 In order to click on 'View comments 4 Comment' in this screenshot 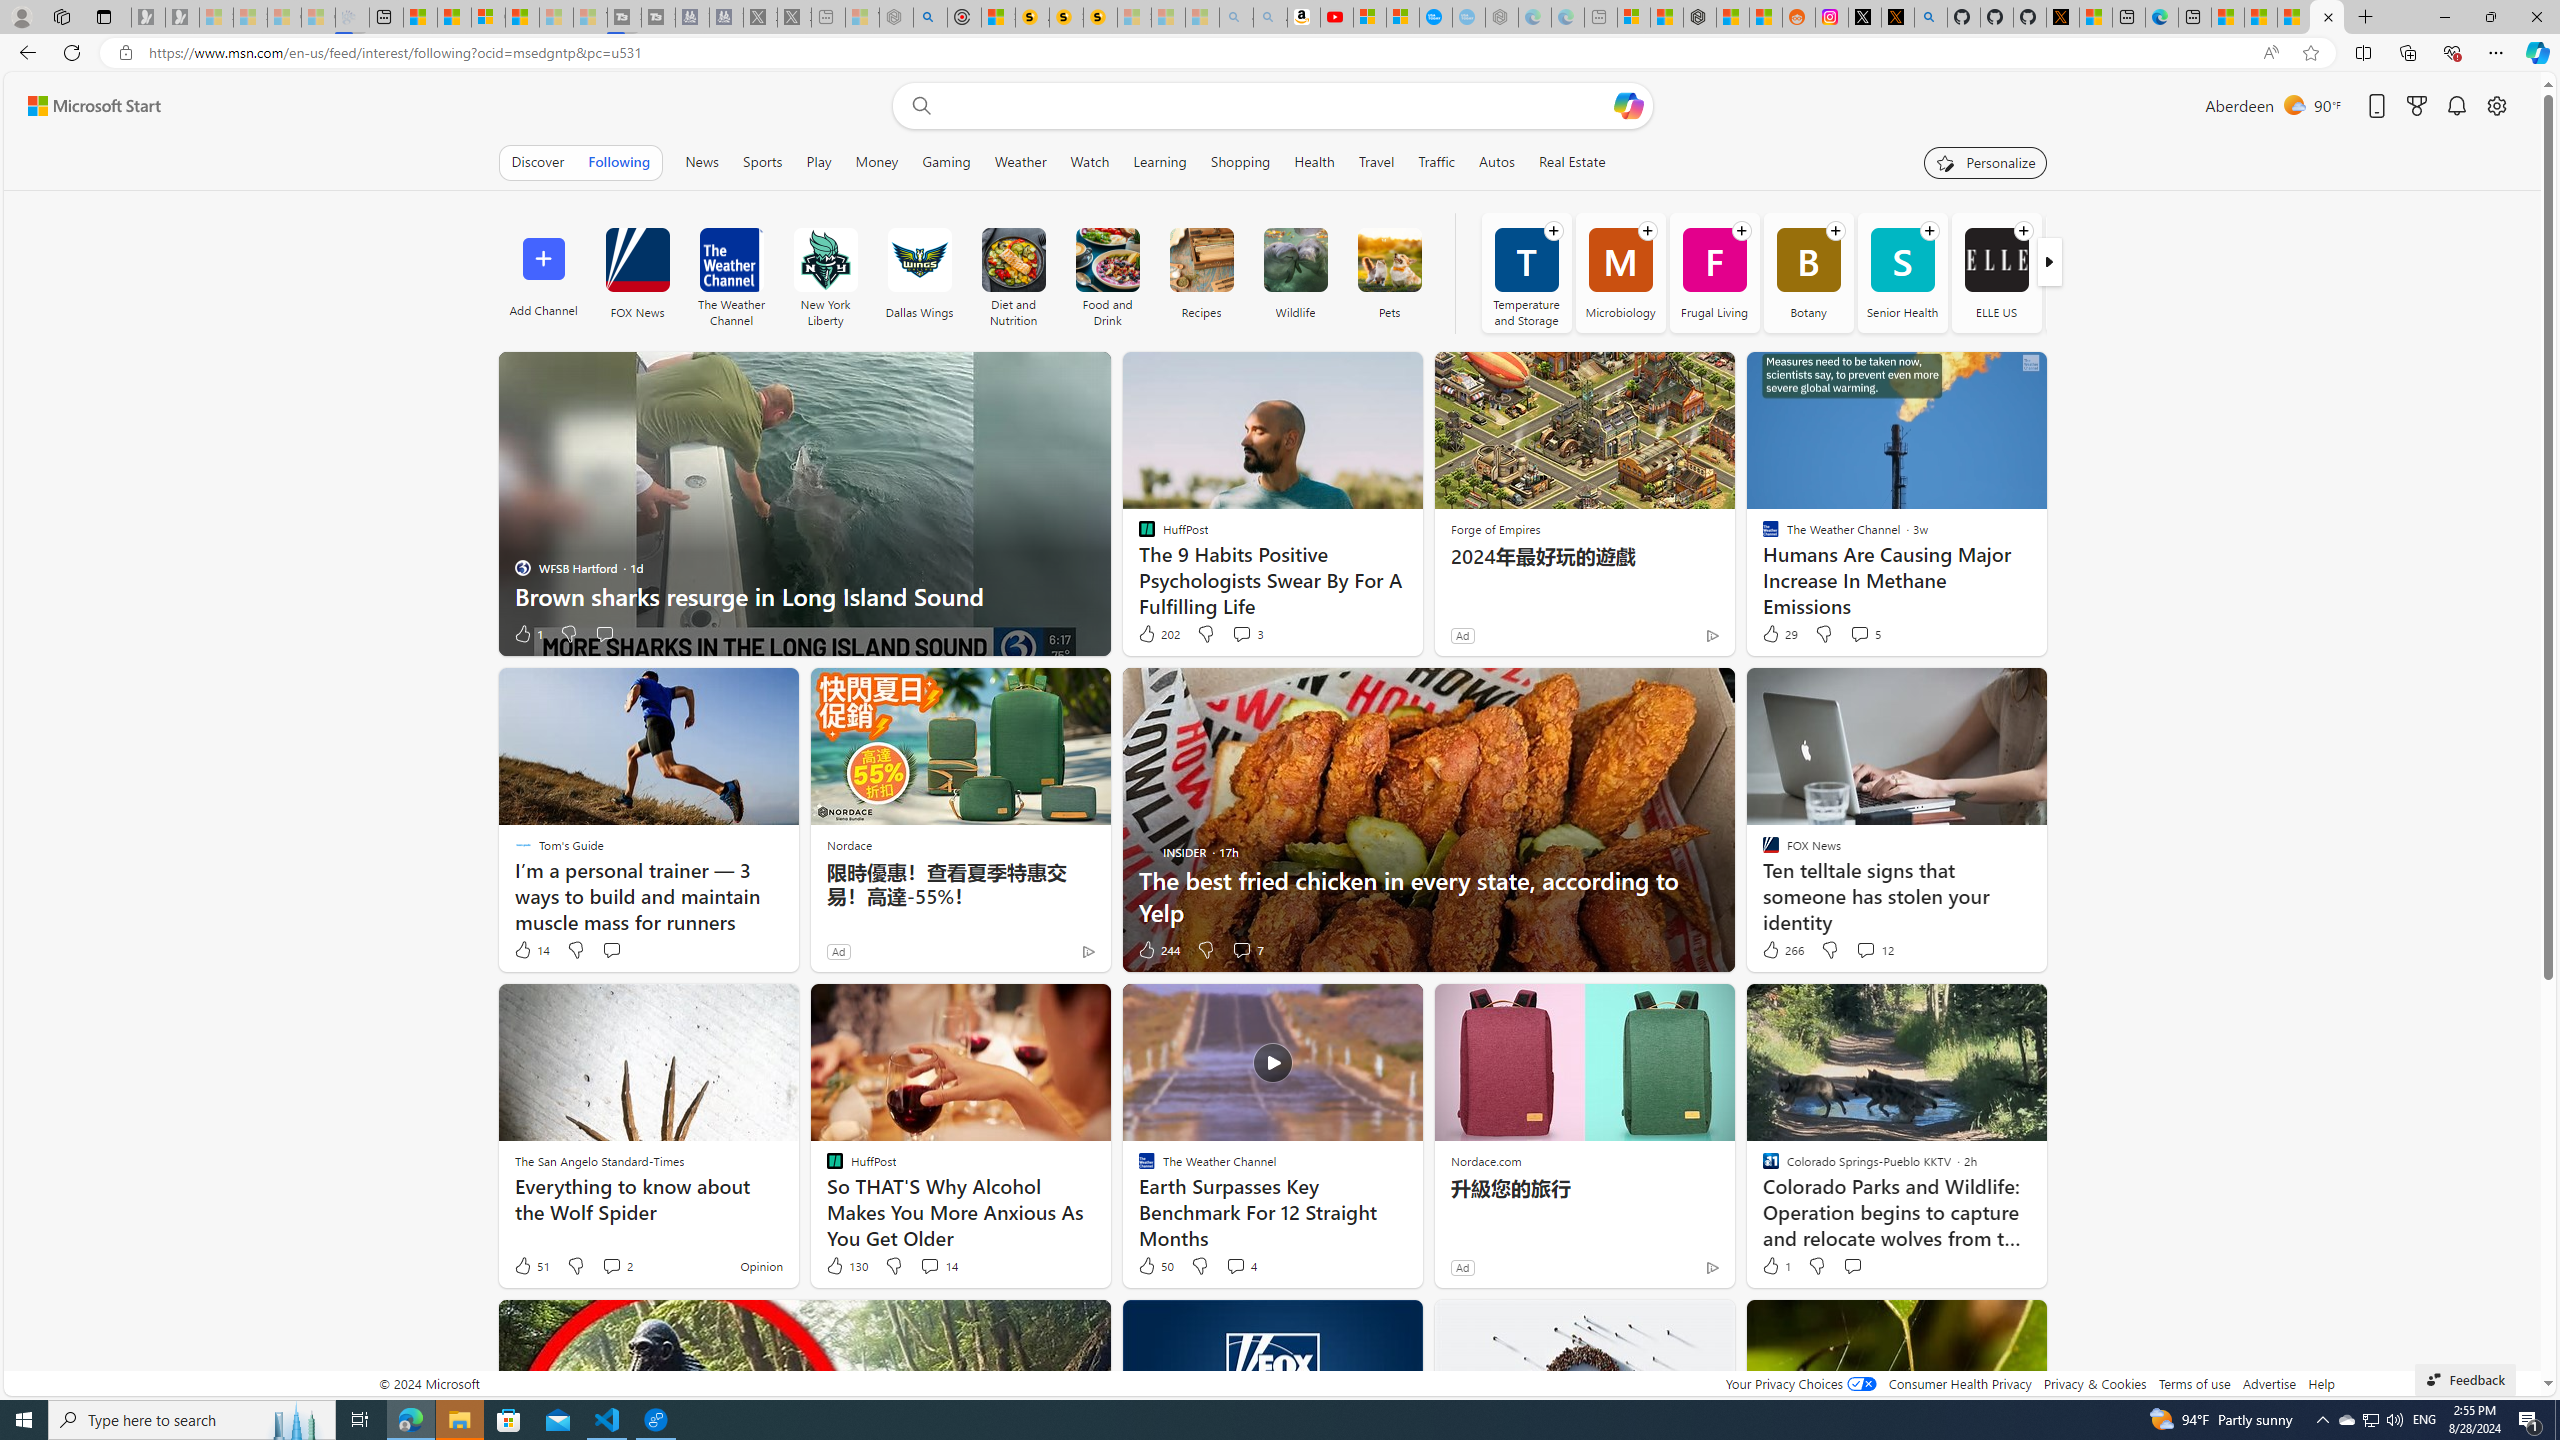, I will do `click(1239, 1264)`.